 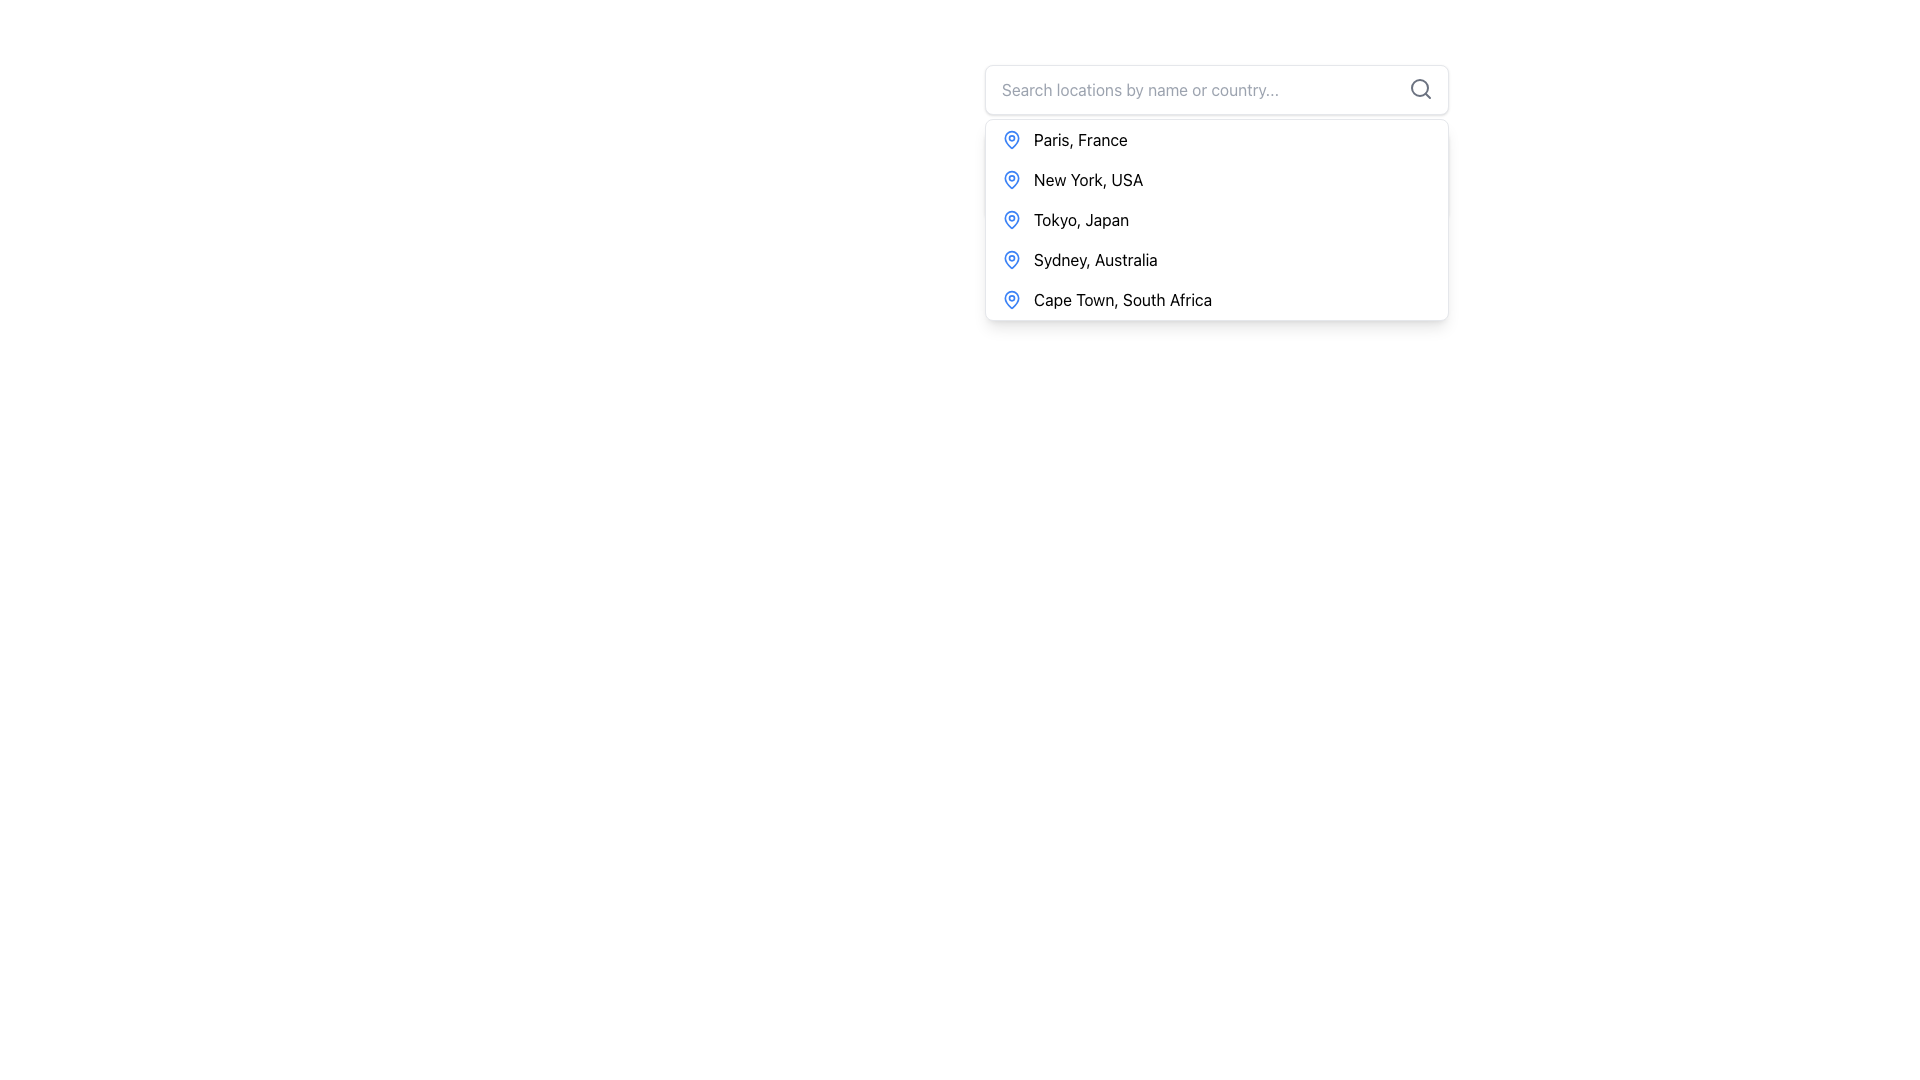 What do you see at coordinates (1216, 219) in the screenshot?
I see `the List Item displaying 'Tokyo, Japan' to trigger the highlight effect` at bounding box center [1216, 219].